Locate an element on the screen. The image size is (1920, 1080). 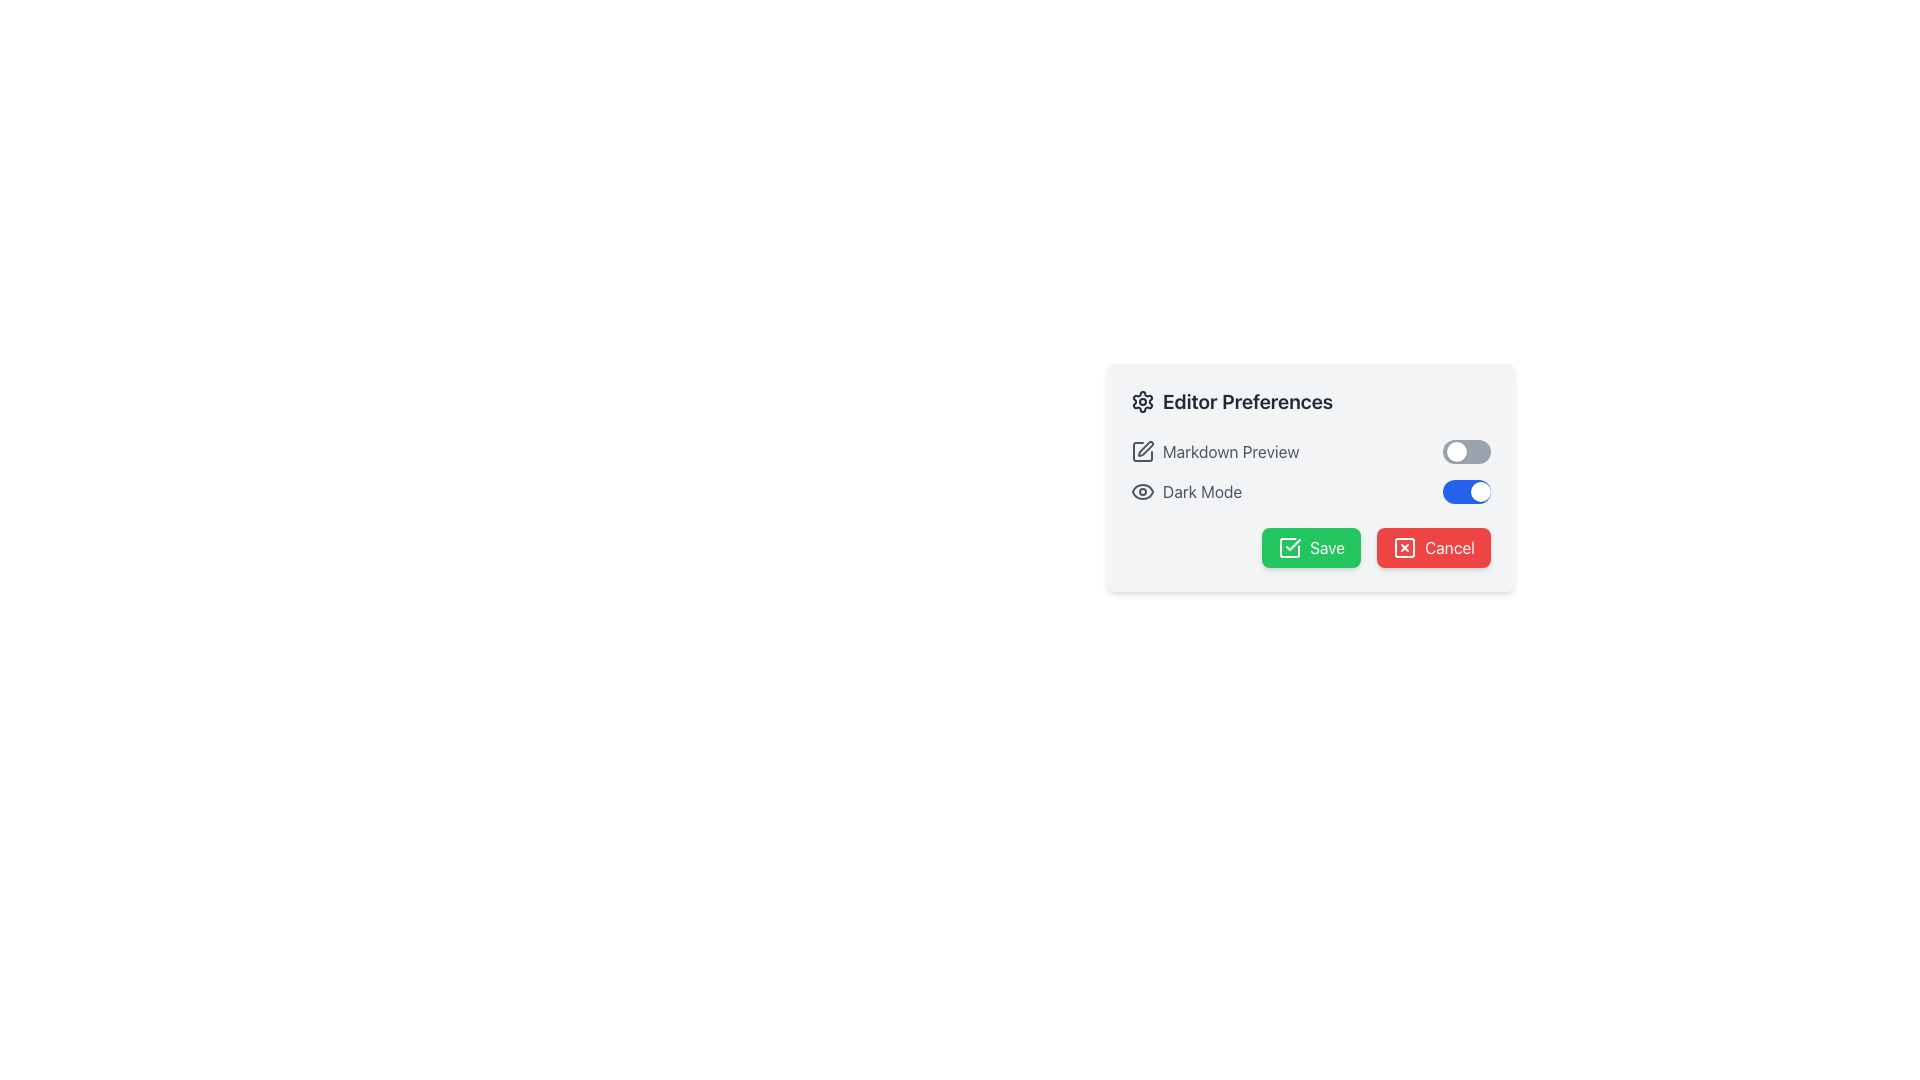
the toggle switch for 'Dark Mode' located in the bottom-right corner of the 'Editor Preferences' pop-up to switch its state is located at coordinates (1467, 492).